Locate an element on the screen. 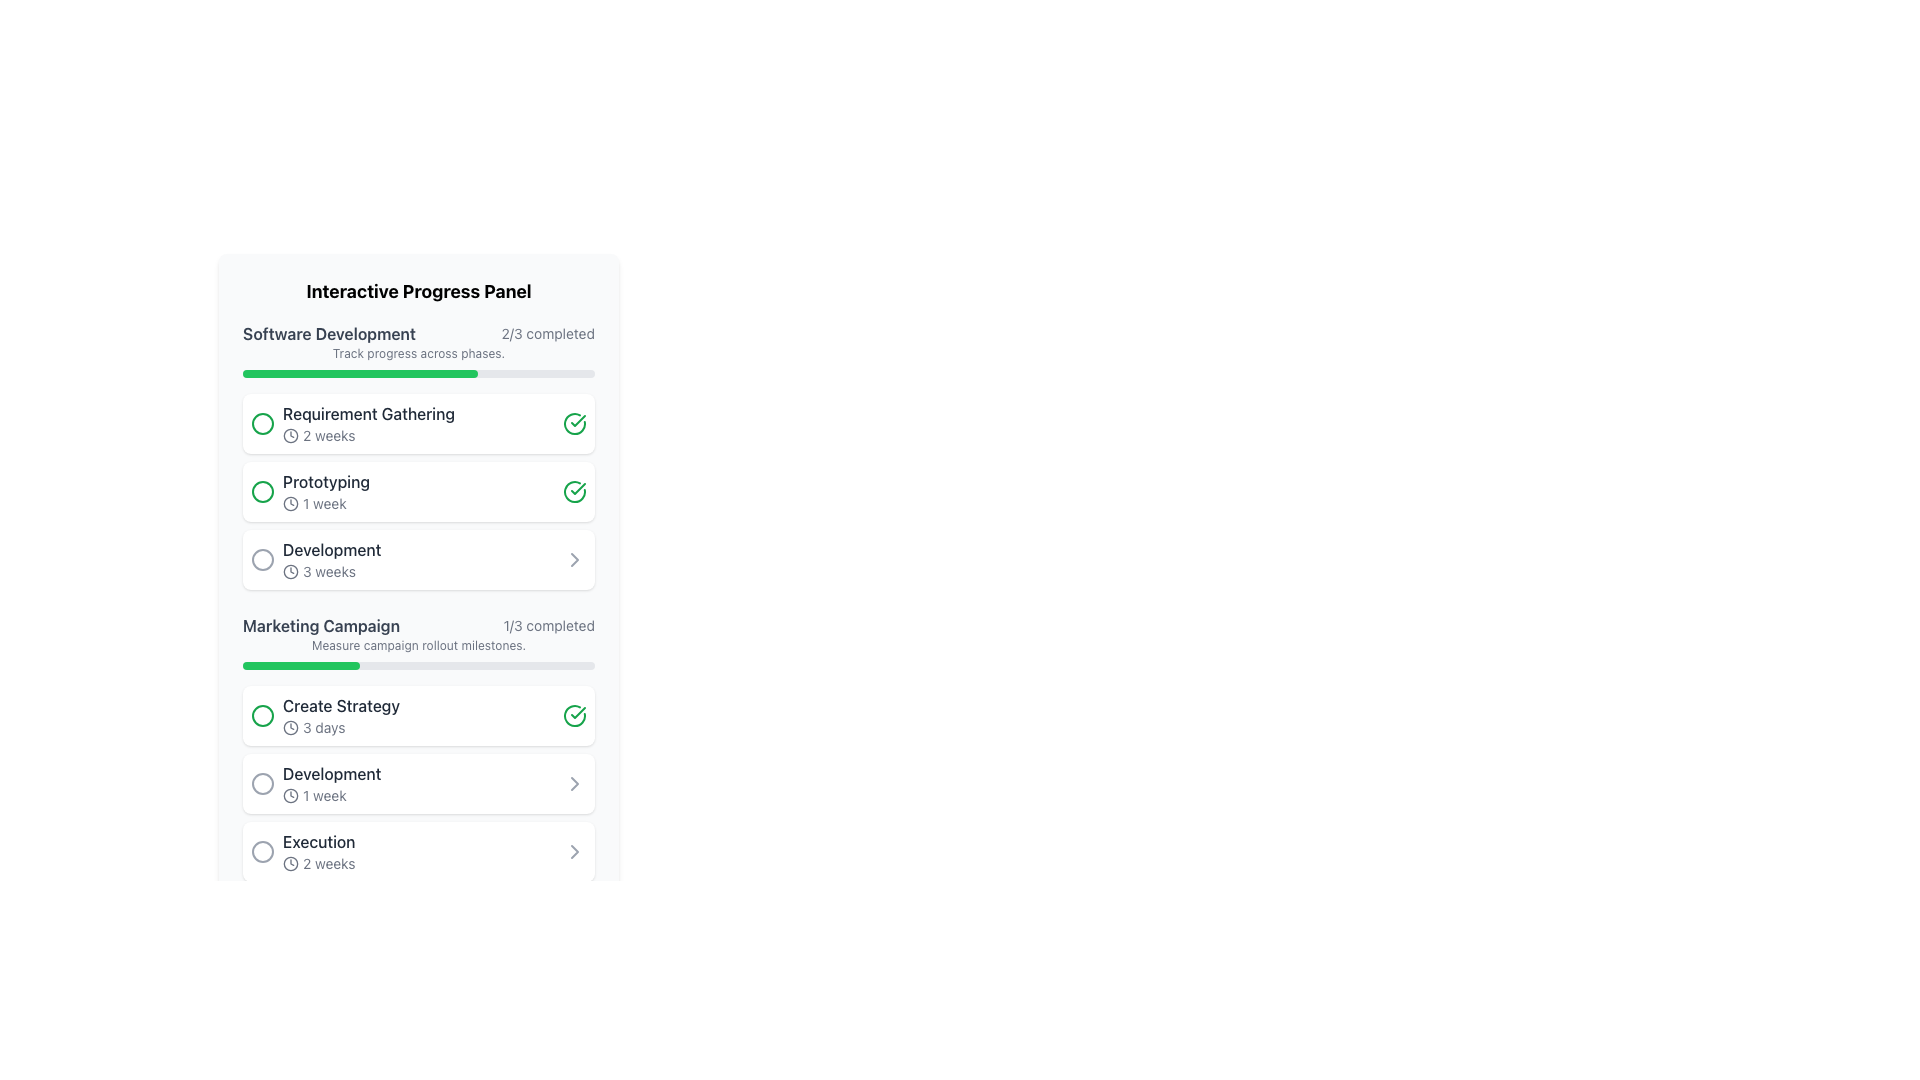 The image size is (1920, 1080). the visual representation of the SVG Circle icon indicating the status of the 'Create Strategy' task in the 'Marketing Campaign' section is located at coordinates (262, 715).